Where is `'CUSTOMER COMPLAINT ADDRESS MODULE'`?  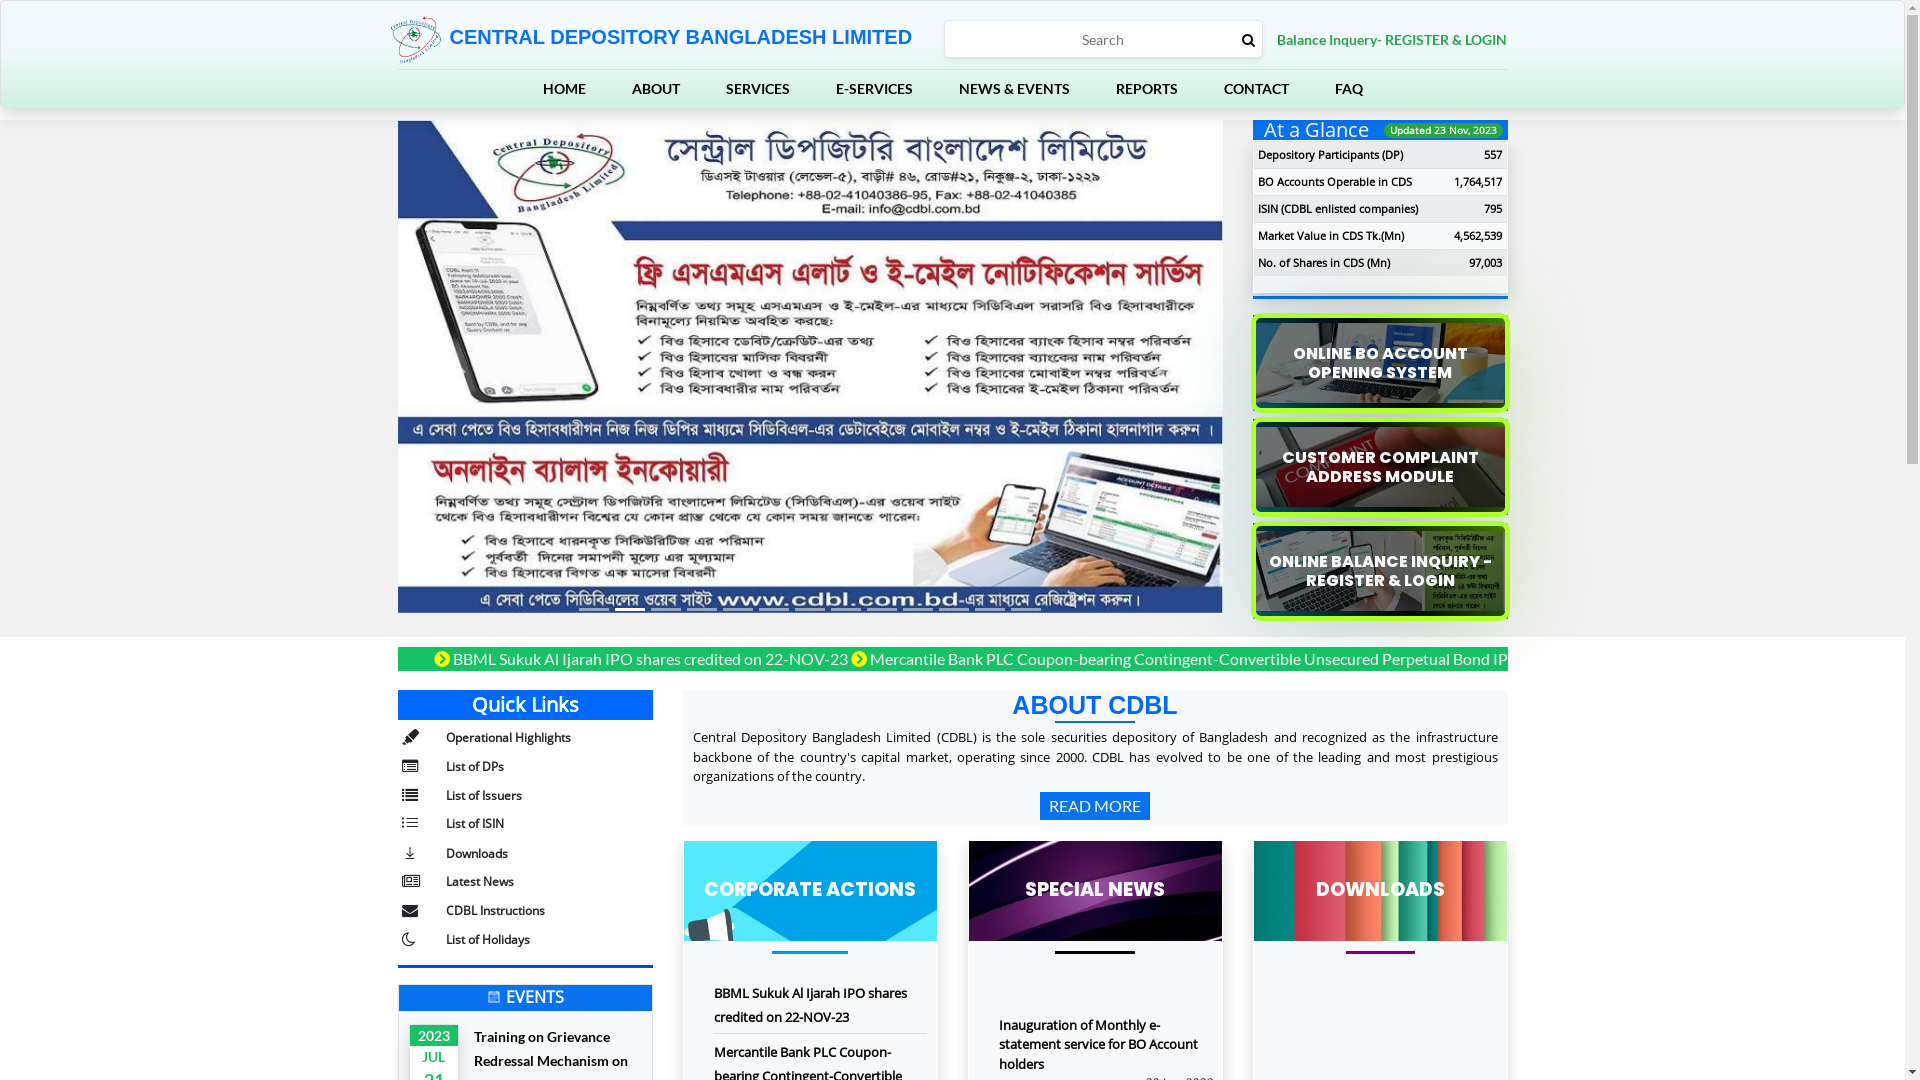 'CUSTOMER COMPLAINT ADDRESS MODULE' is located at coordinates (1251, 466).